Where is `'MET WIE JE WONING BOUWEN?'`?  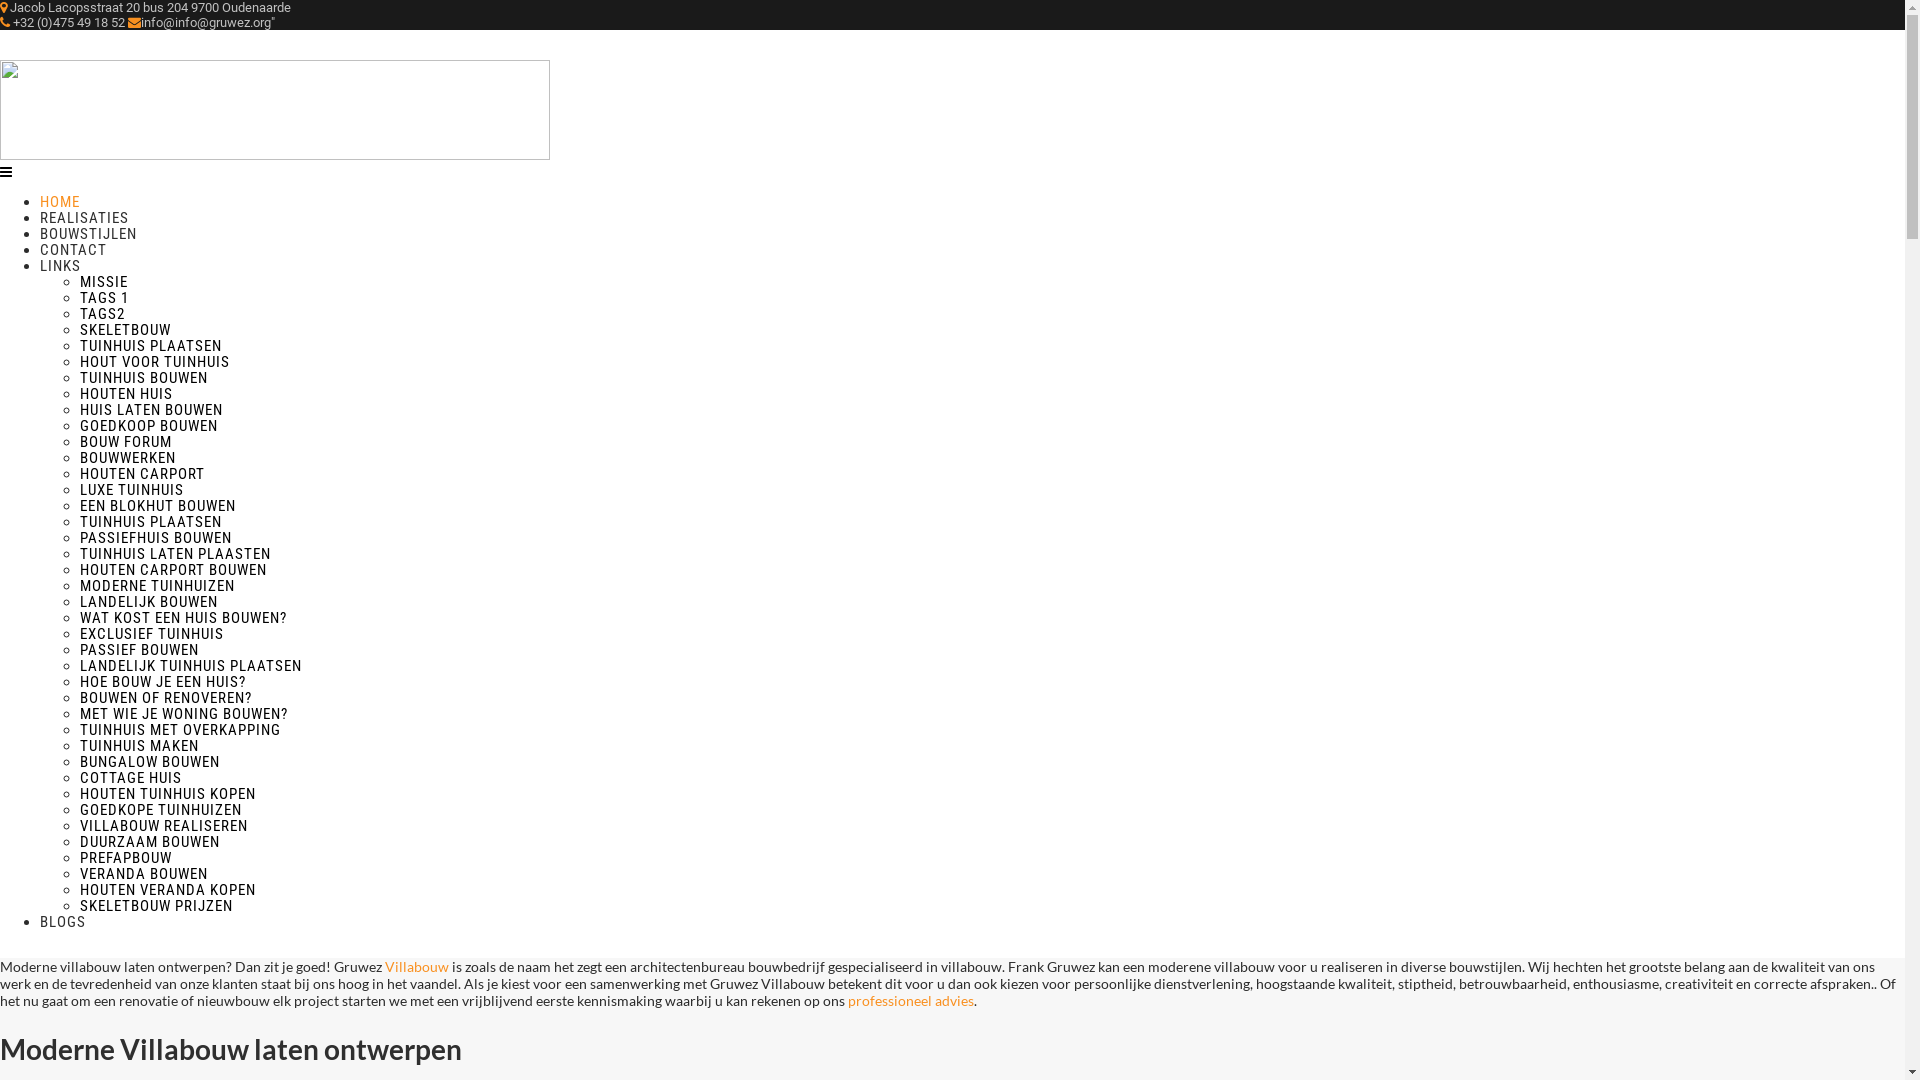
'MET WIE JE WONING BOUWEN?' is located at coordinates (80, 712).